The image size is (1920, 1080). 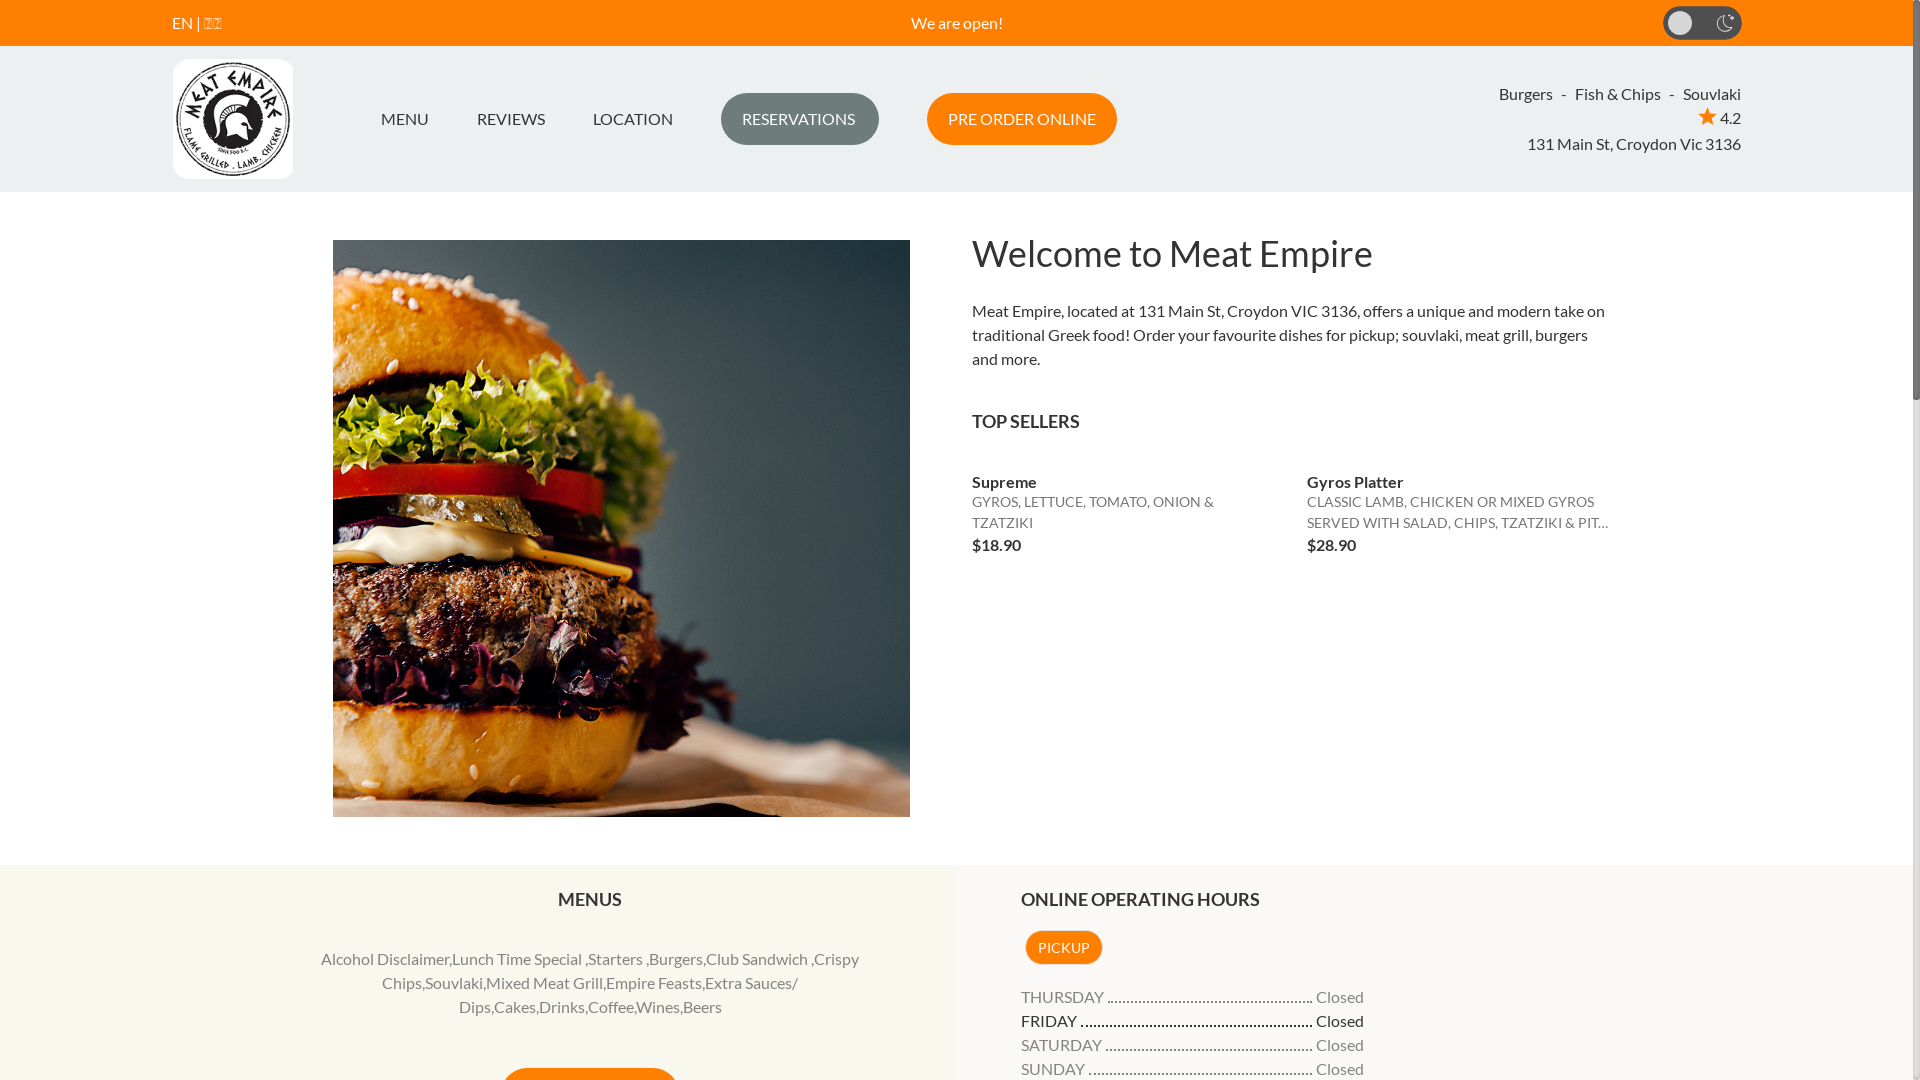 What do you see at coordinates (182, 22) in the screenshot?
I see `'EN'` at bounding box center [182, 22].